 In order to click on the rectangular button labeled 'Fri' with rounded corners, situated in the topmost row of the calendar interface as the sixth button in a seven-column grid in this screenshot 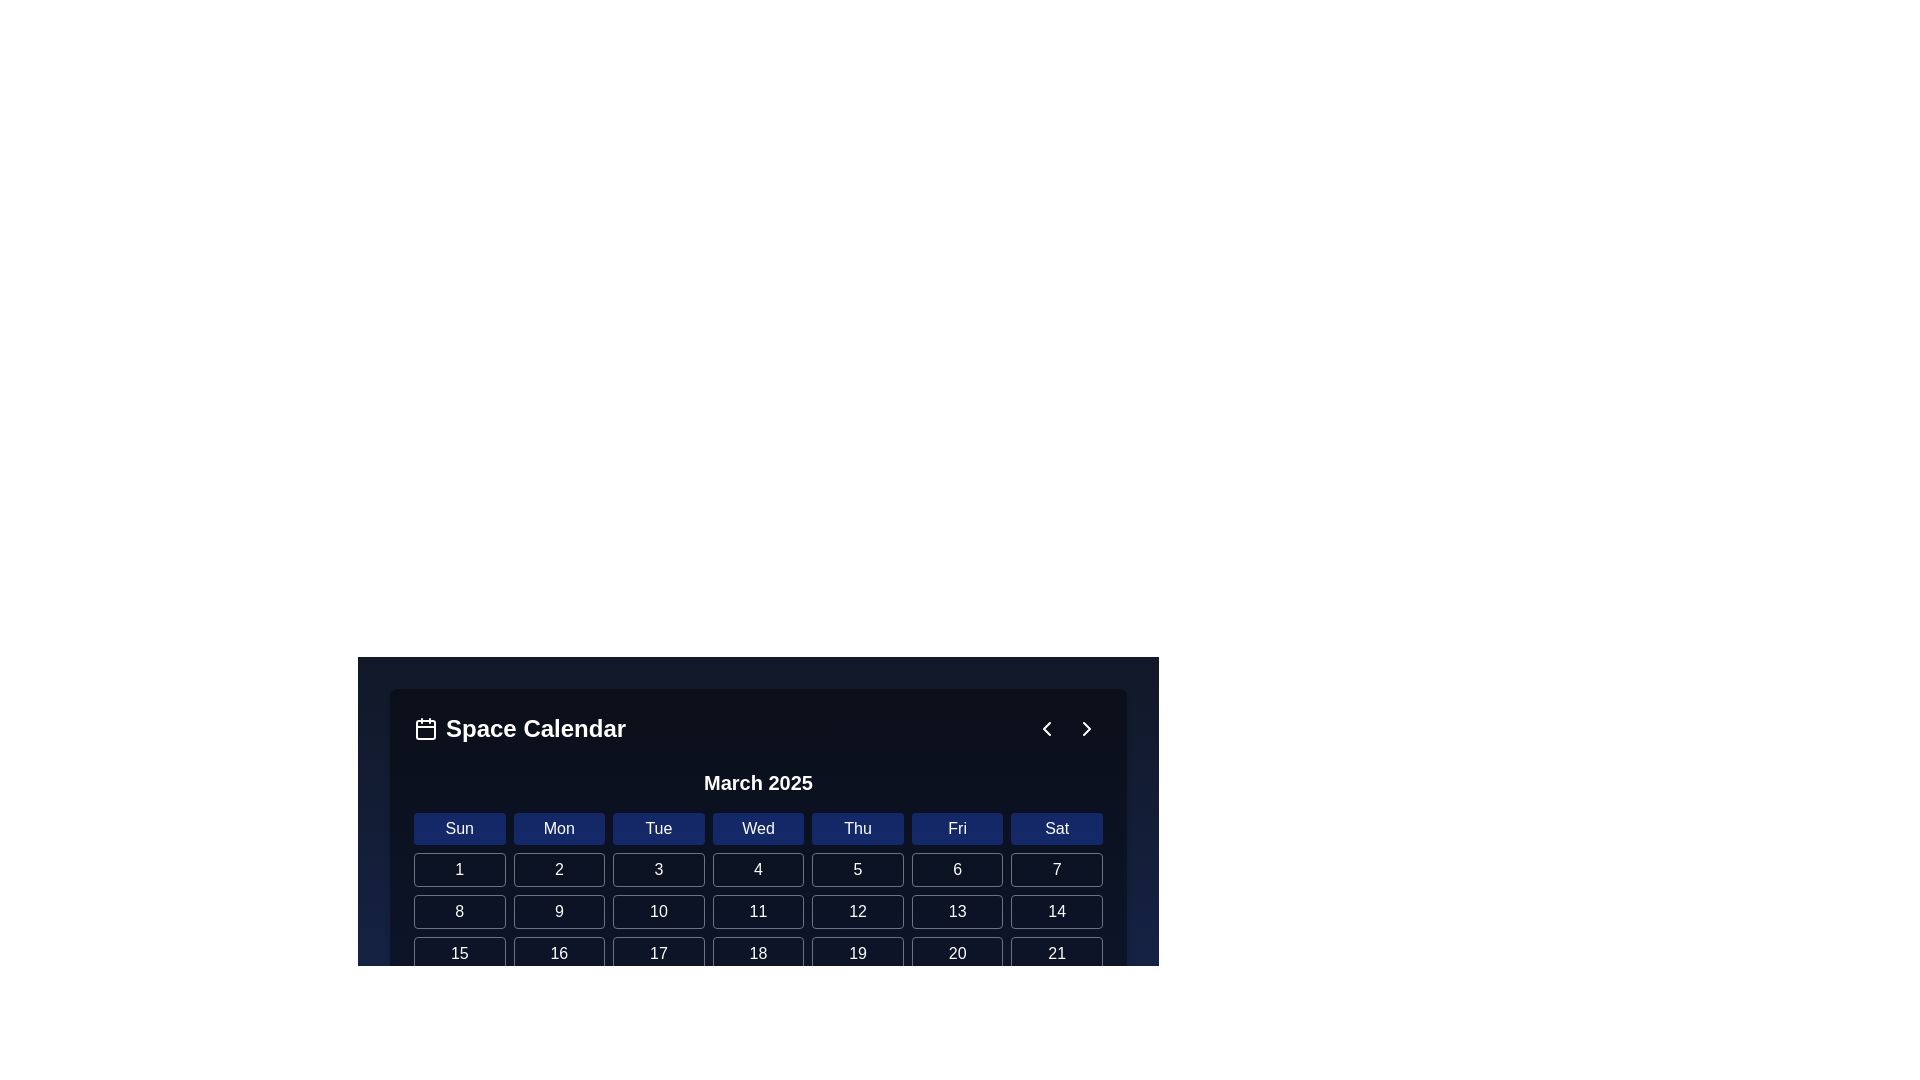, I will do `click(956, 829)`.